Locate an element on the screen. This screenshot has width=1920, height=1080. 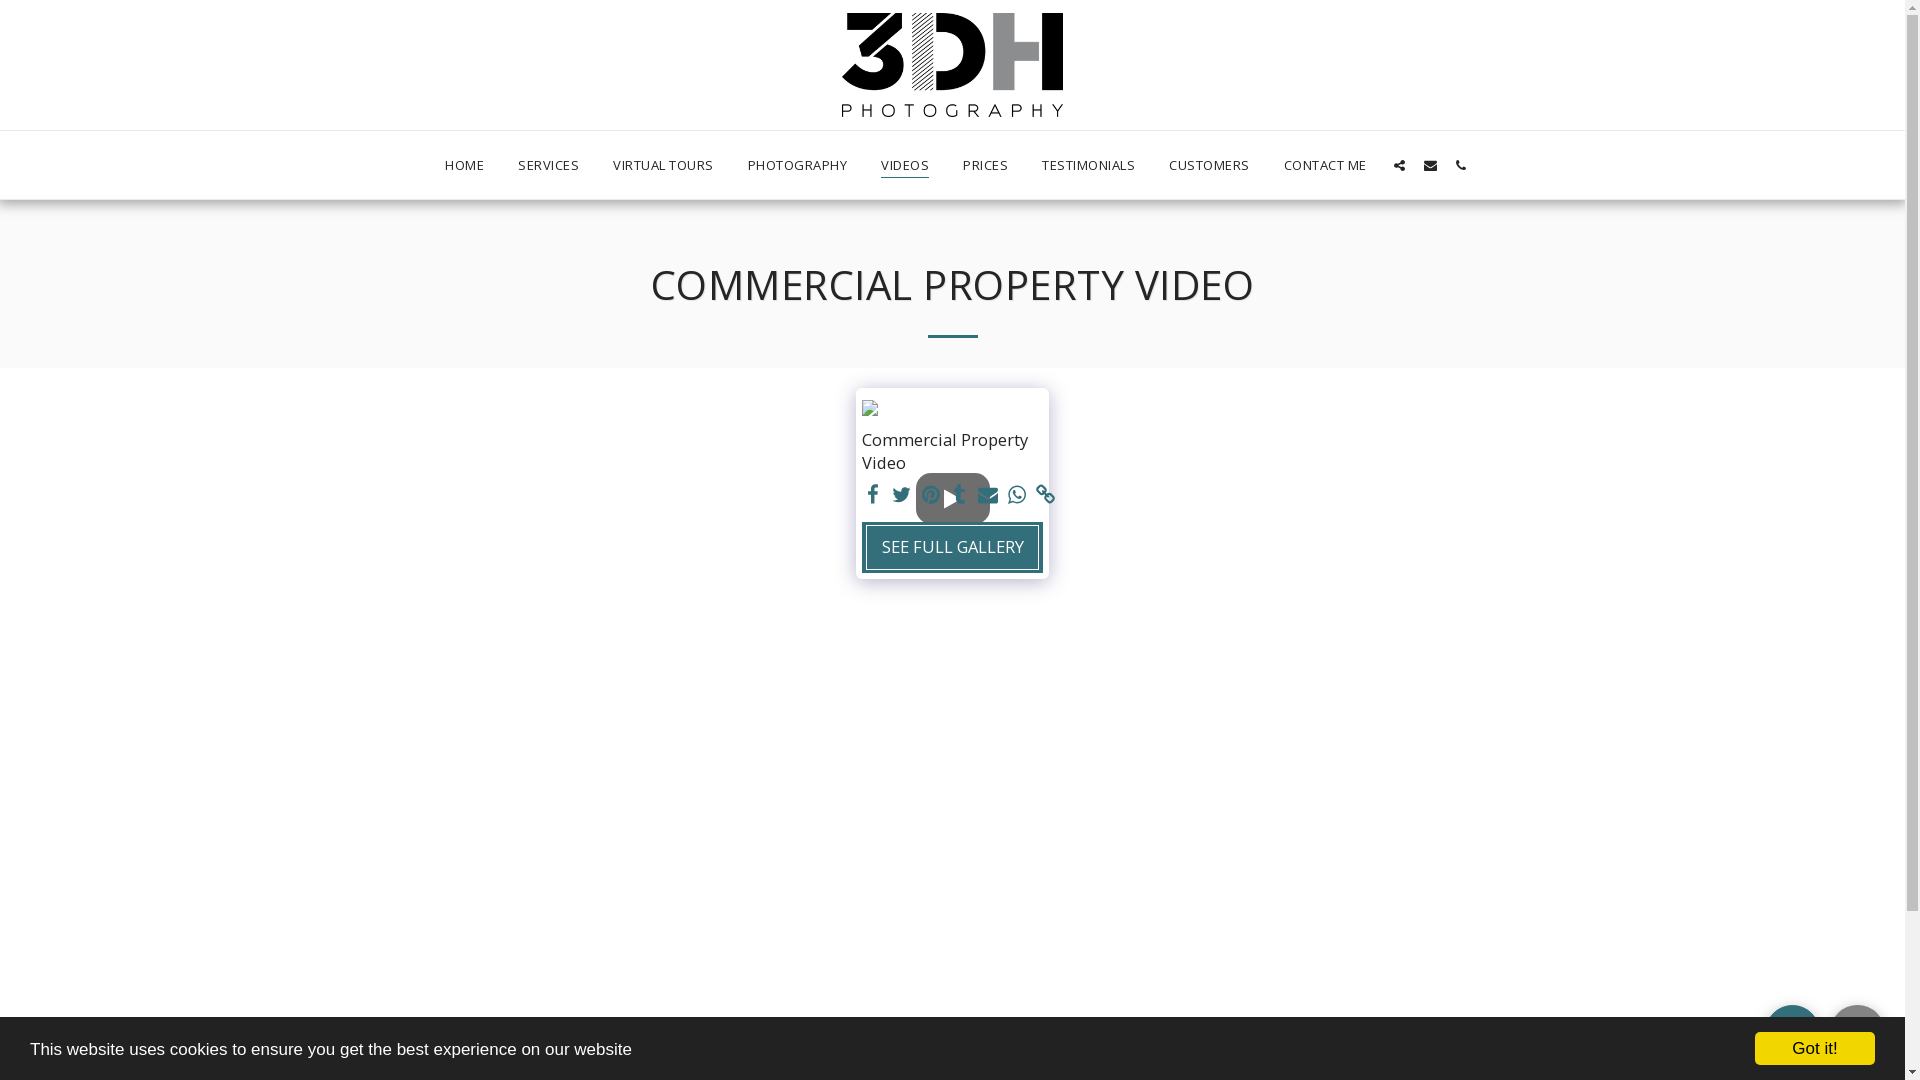
' ' is located at coordinates (1017, 494).